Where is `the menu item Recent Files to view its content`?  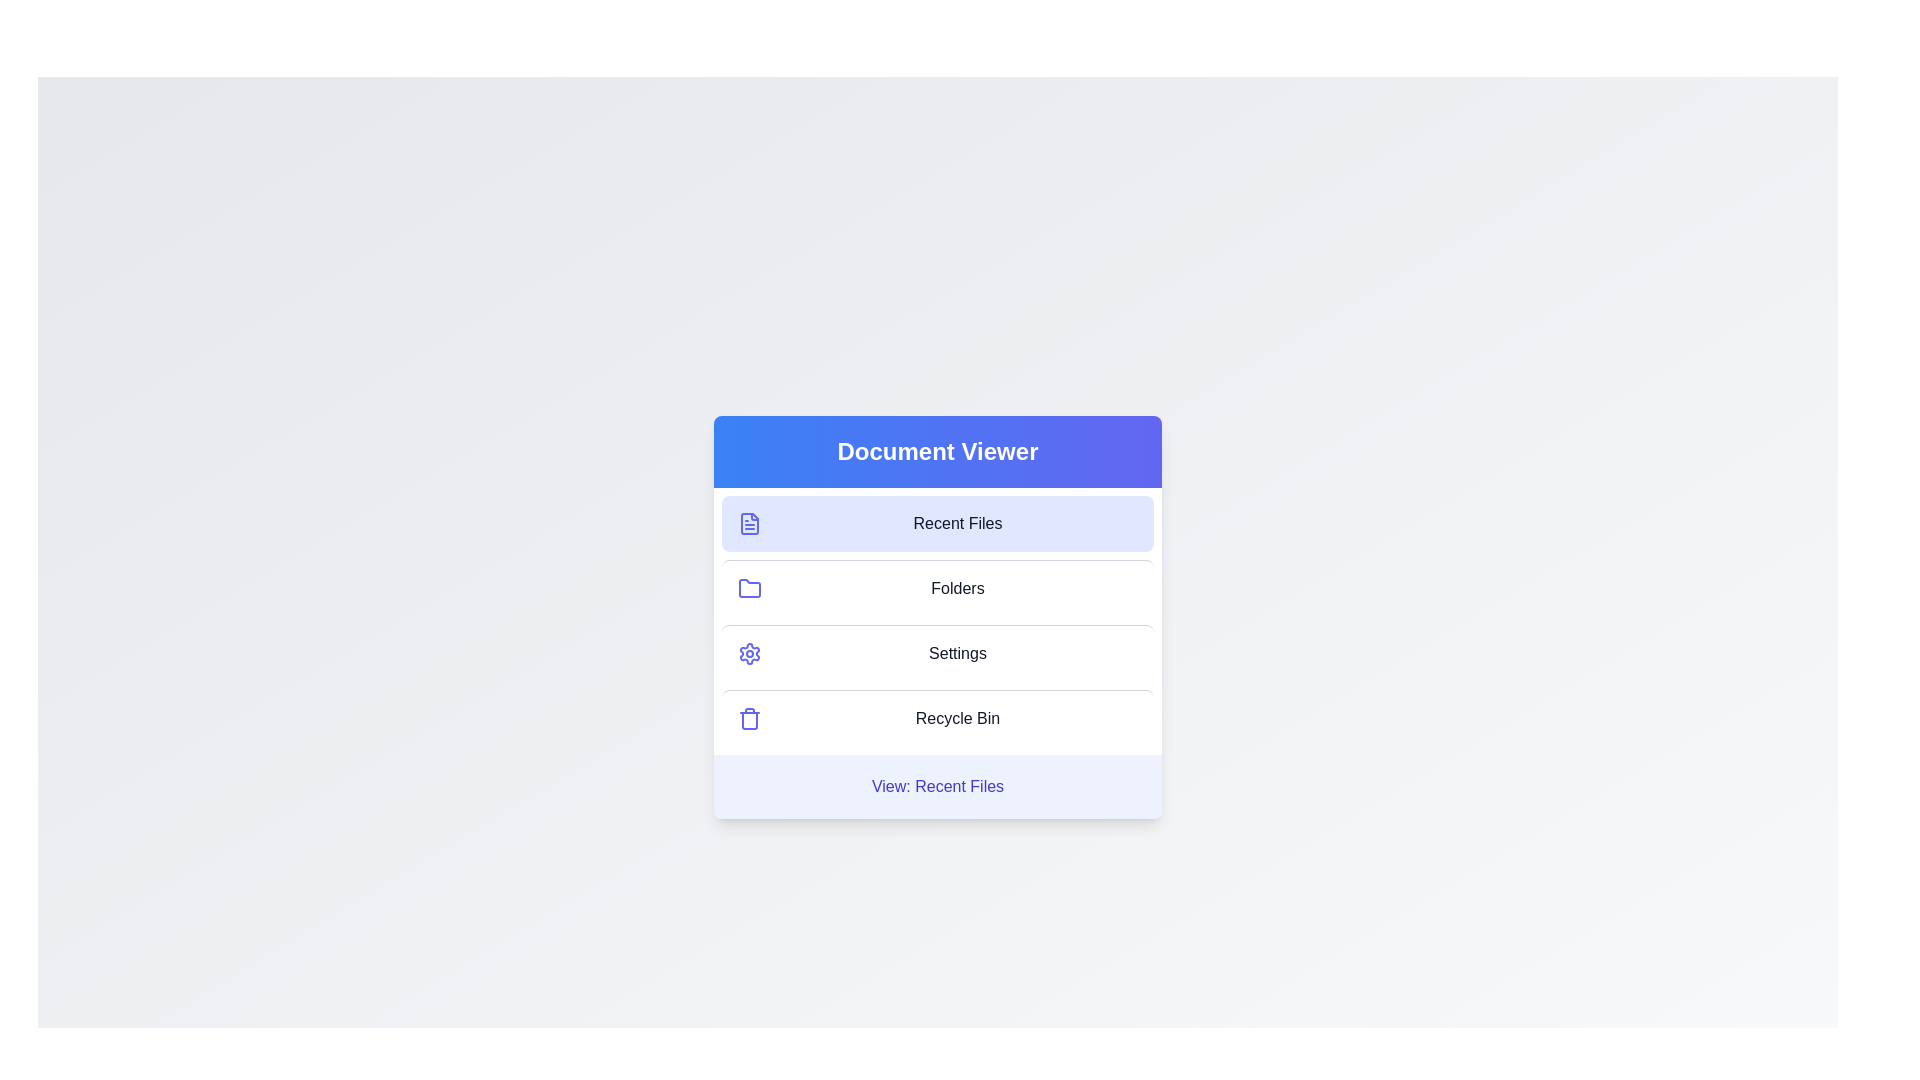
the menu item Recent Files to view its content is located at coordinates (936, 522).